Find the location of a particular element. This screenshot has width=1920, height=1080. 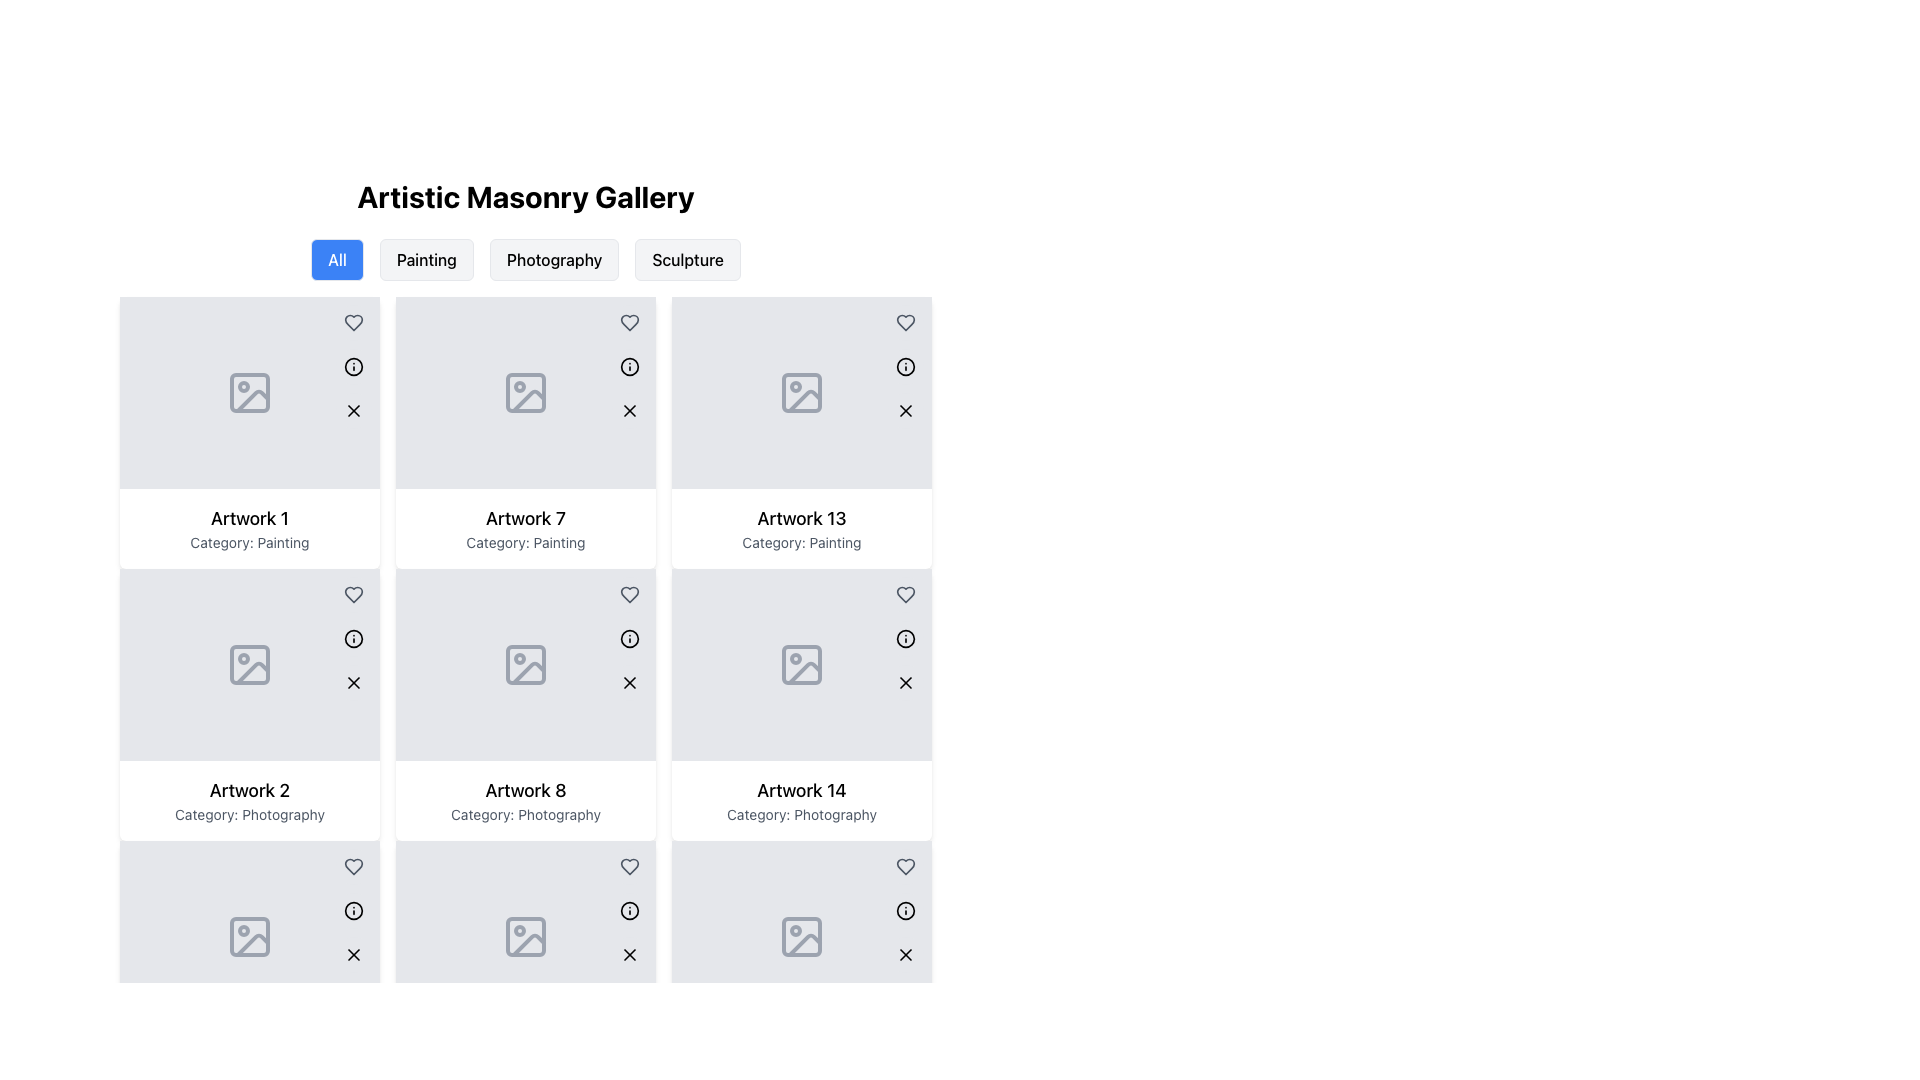

the close button located in the top-right corner of the 'Artwork 14' grid cell is located at coordinates (905, 681).